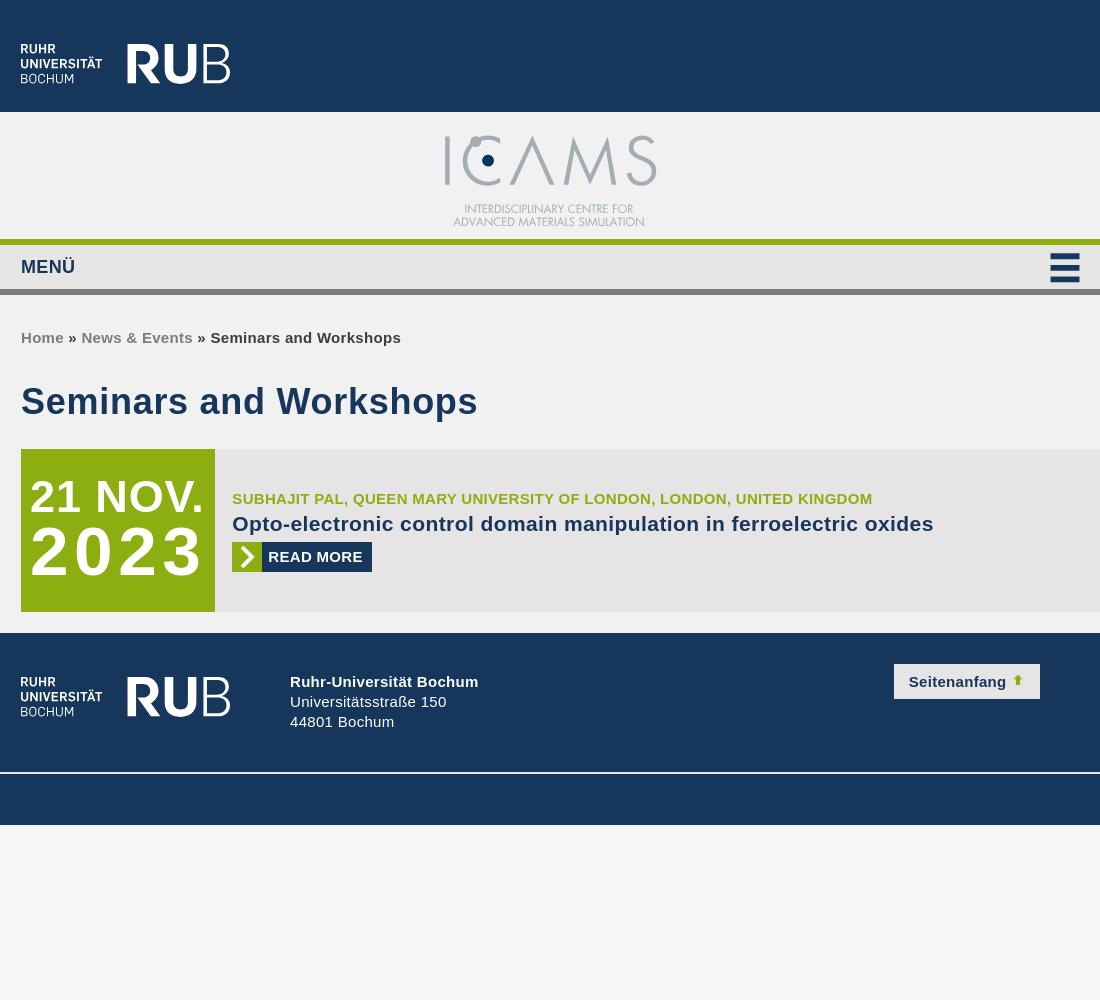 The image size is (1100, 1000). I want to click on '2023', so click(118, 550).